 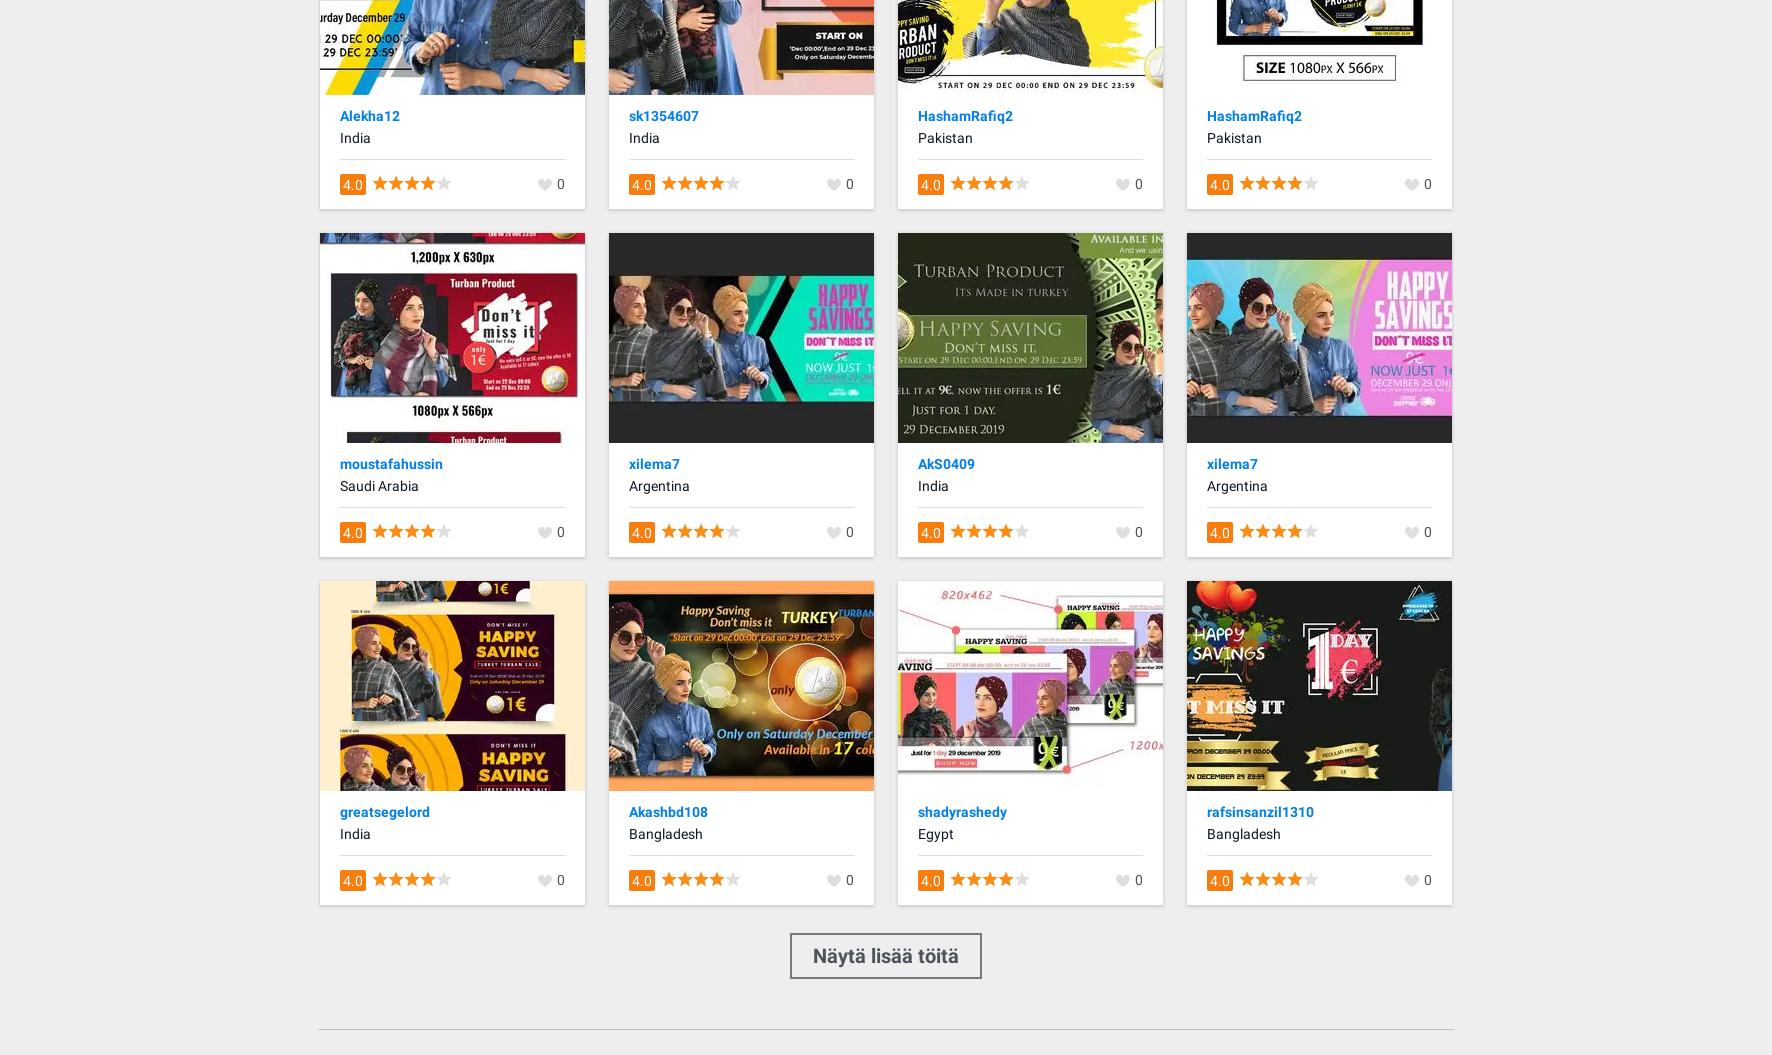 What do you see at coordinates (945, 462) in the screenshot?
I see `'AkS0409'` at bounding box center [945, 462].